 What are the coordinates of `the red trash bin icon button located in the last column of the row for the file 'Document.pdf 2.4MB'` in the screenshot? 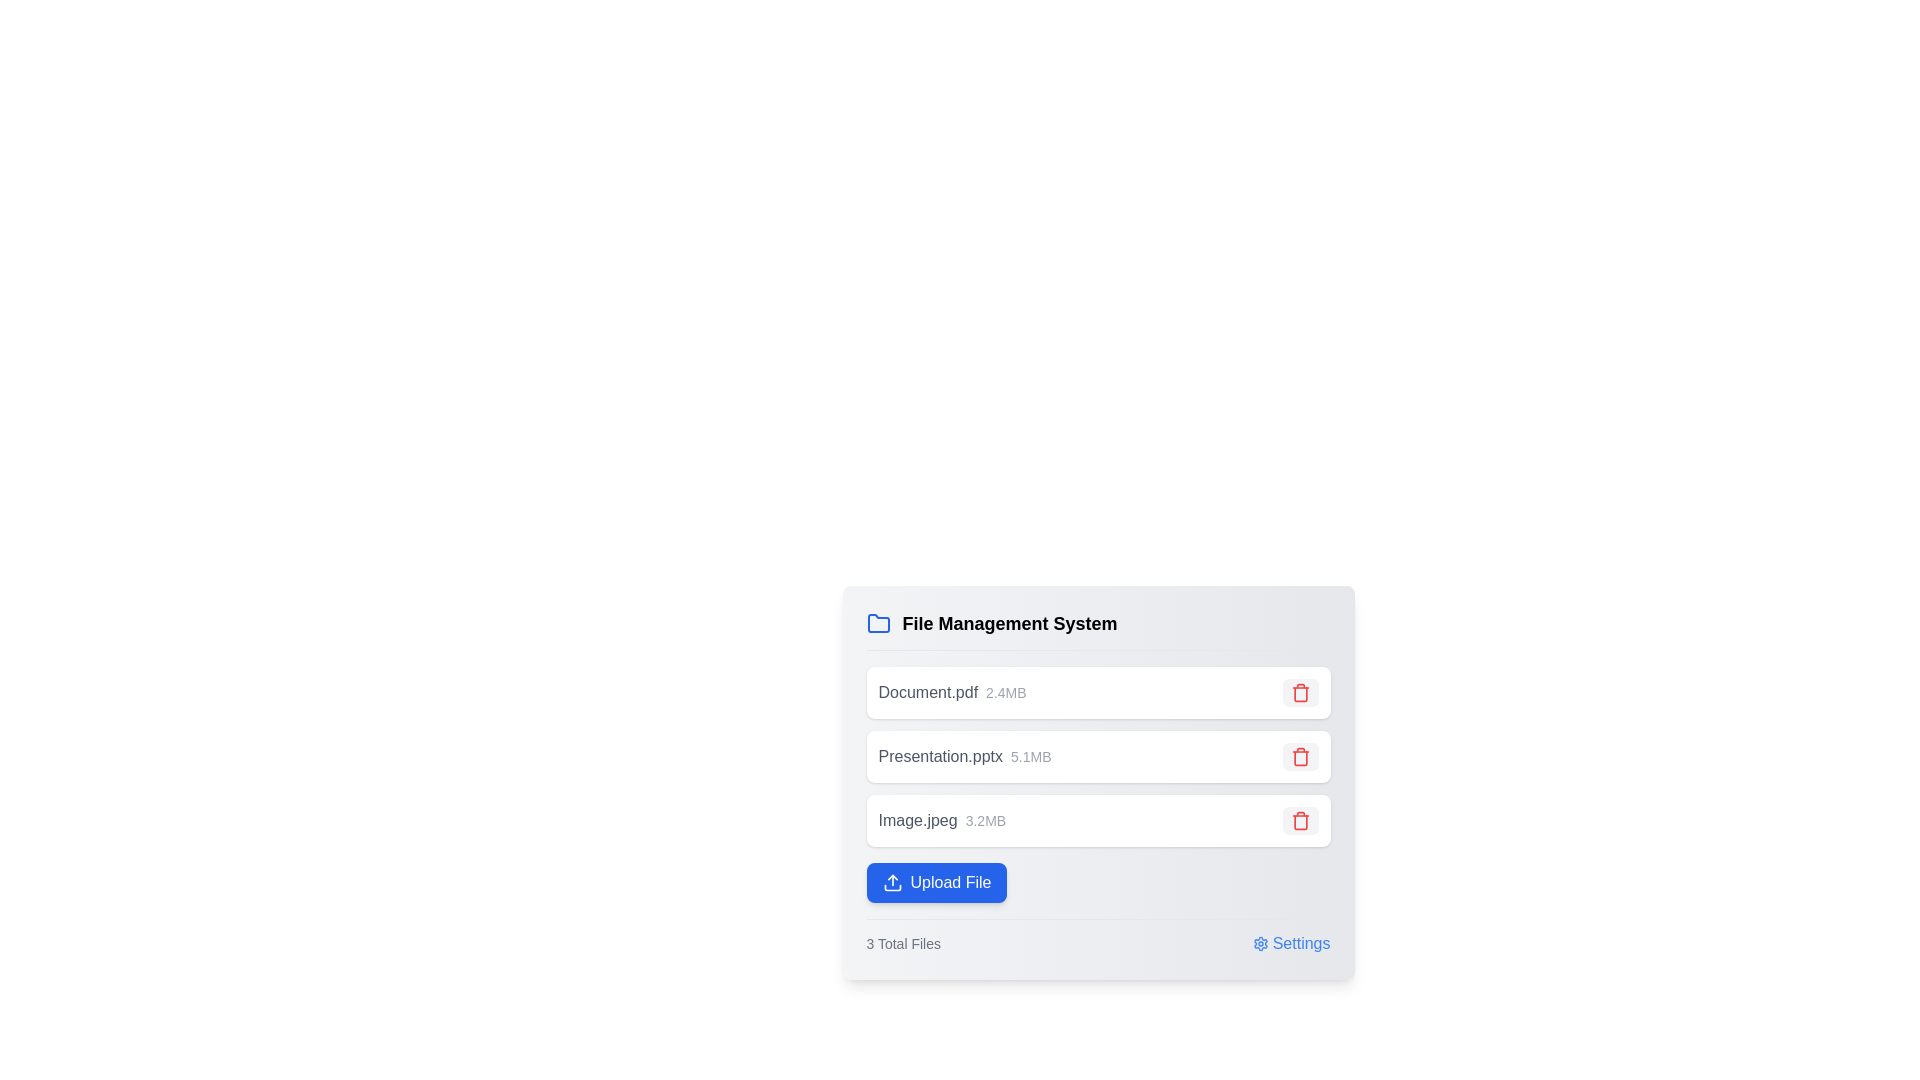 It's located at (1300, 692).